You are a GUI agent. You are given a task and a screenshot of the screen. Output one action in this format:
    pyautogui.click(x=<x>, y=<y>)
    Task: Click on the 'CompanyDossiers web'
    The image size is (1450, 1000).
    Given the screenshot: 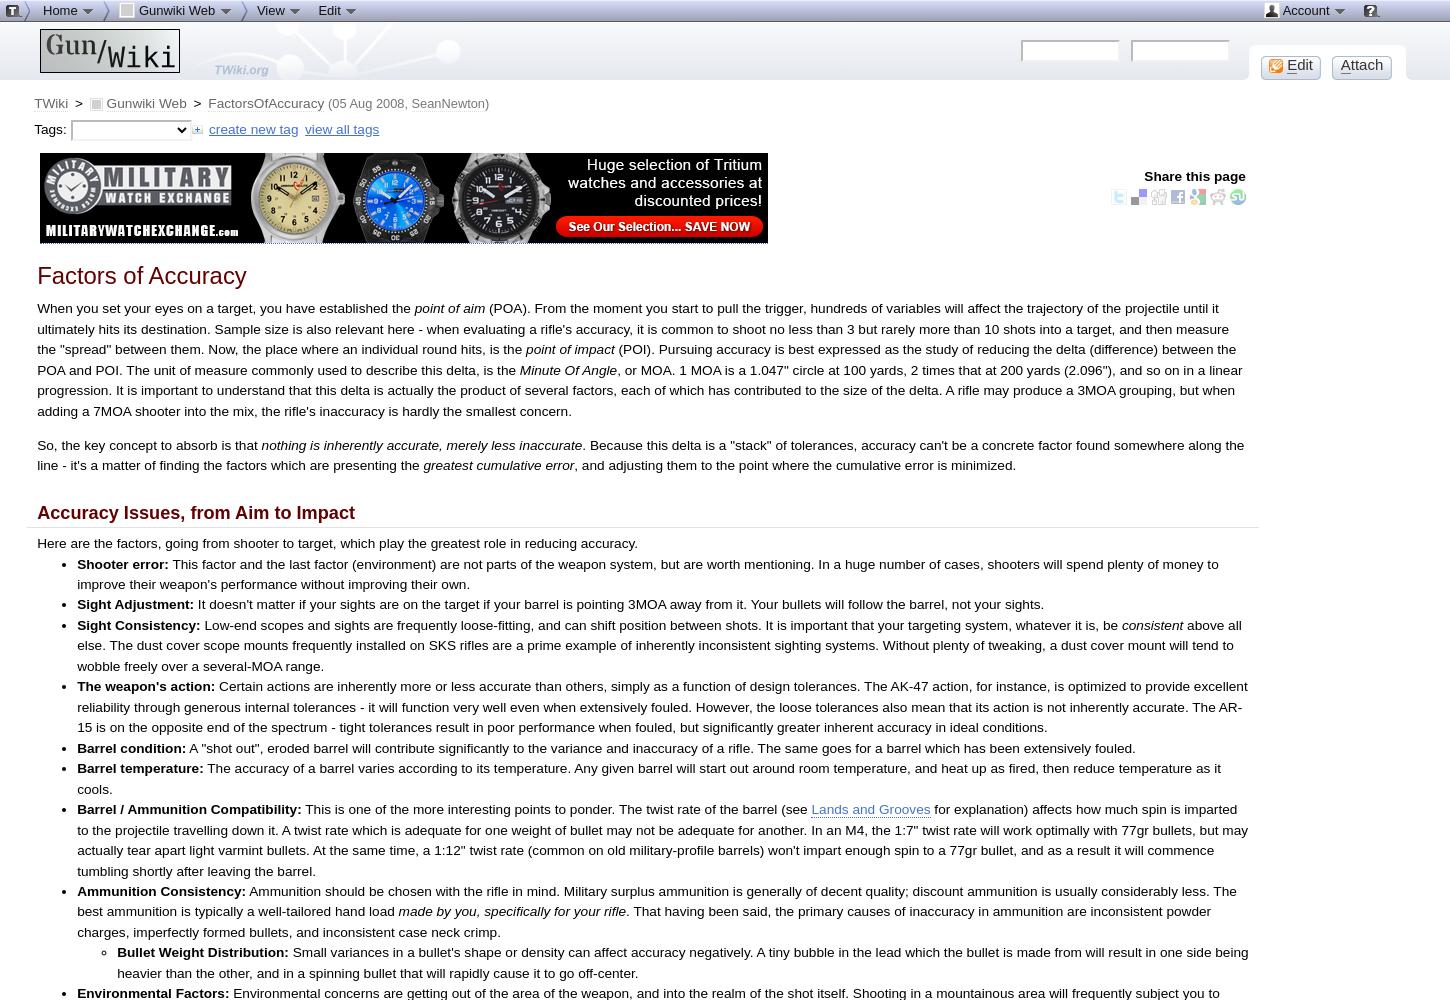 What is the action you would take?
    pyautogui.click(x=126, y=55)
    